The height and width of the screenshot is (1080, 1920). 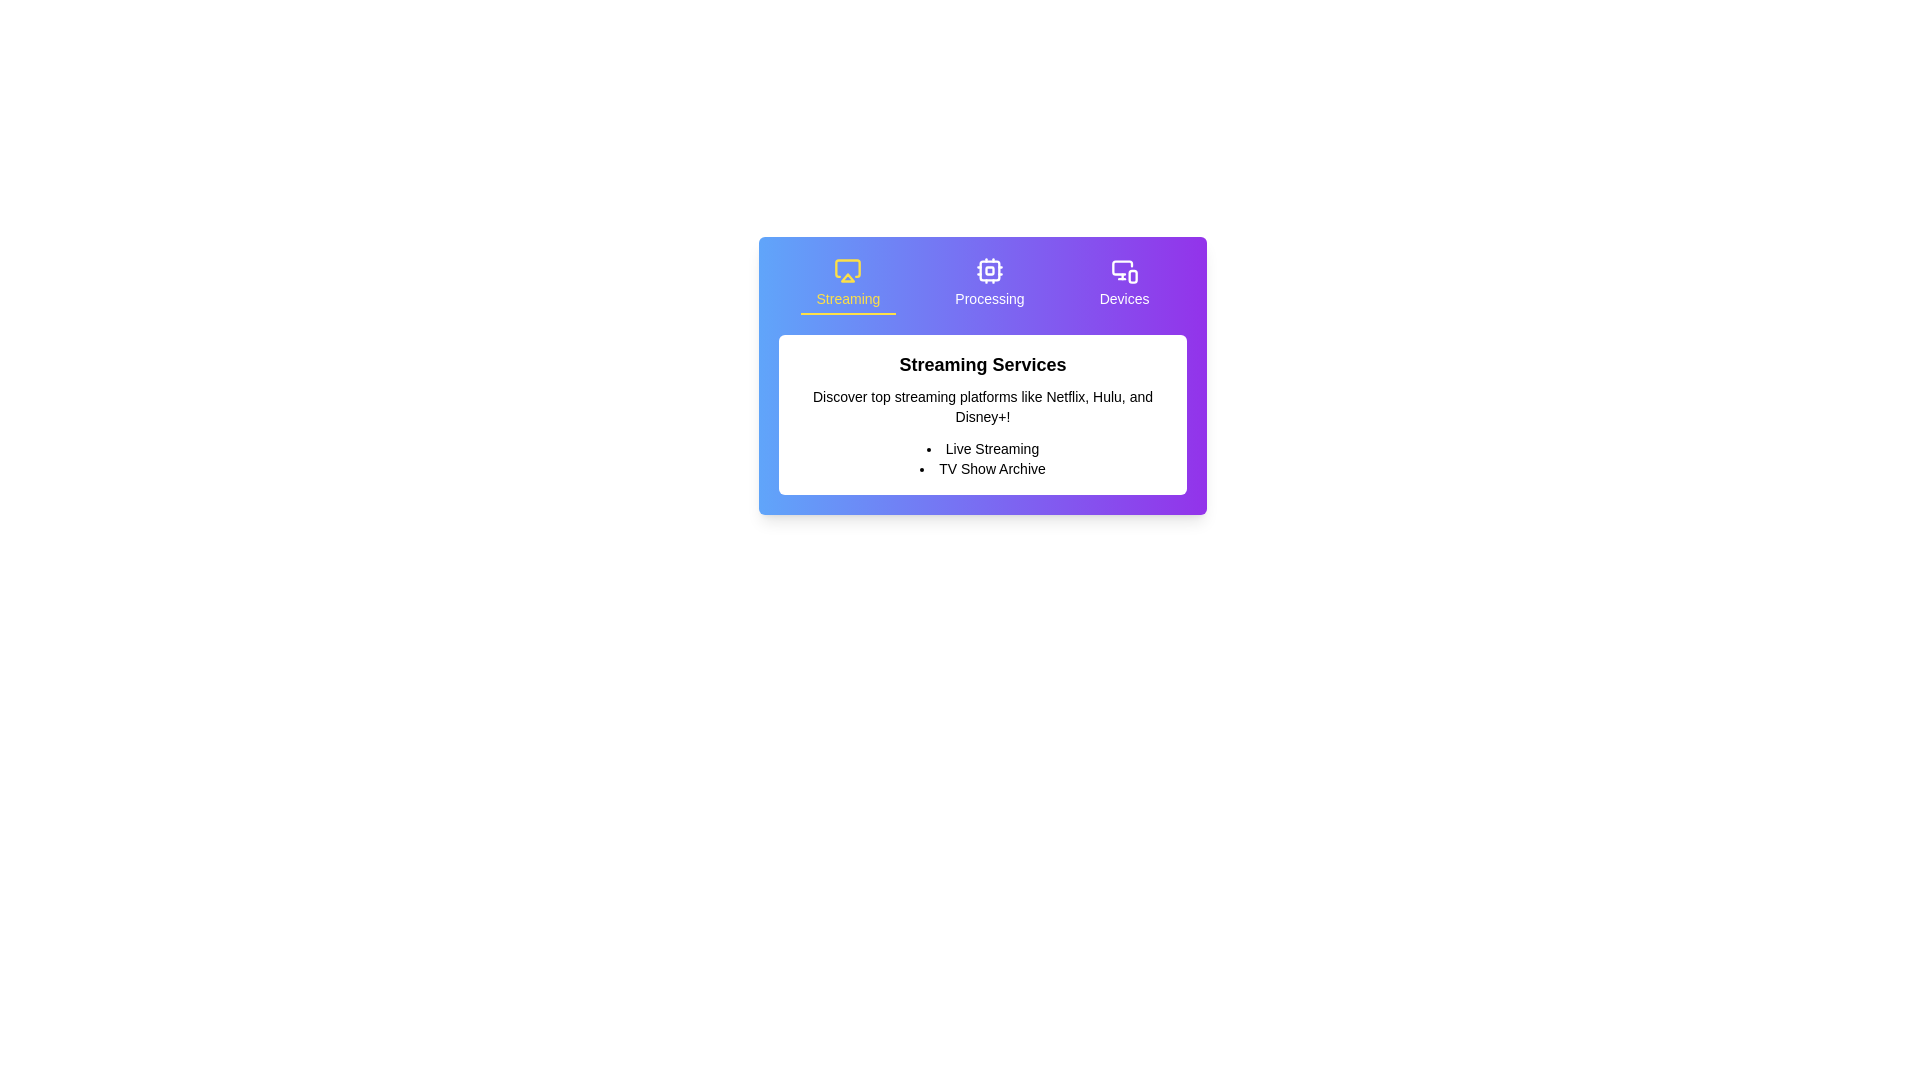 What do you see at coordinates (983, 285) in the screenshot?
I see `the 'Processing' label in the Navigation tab to switch to the Processing category, which is the currently active section highlighted with white text and a transparent border` at bounding box center [983, 285].